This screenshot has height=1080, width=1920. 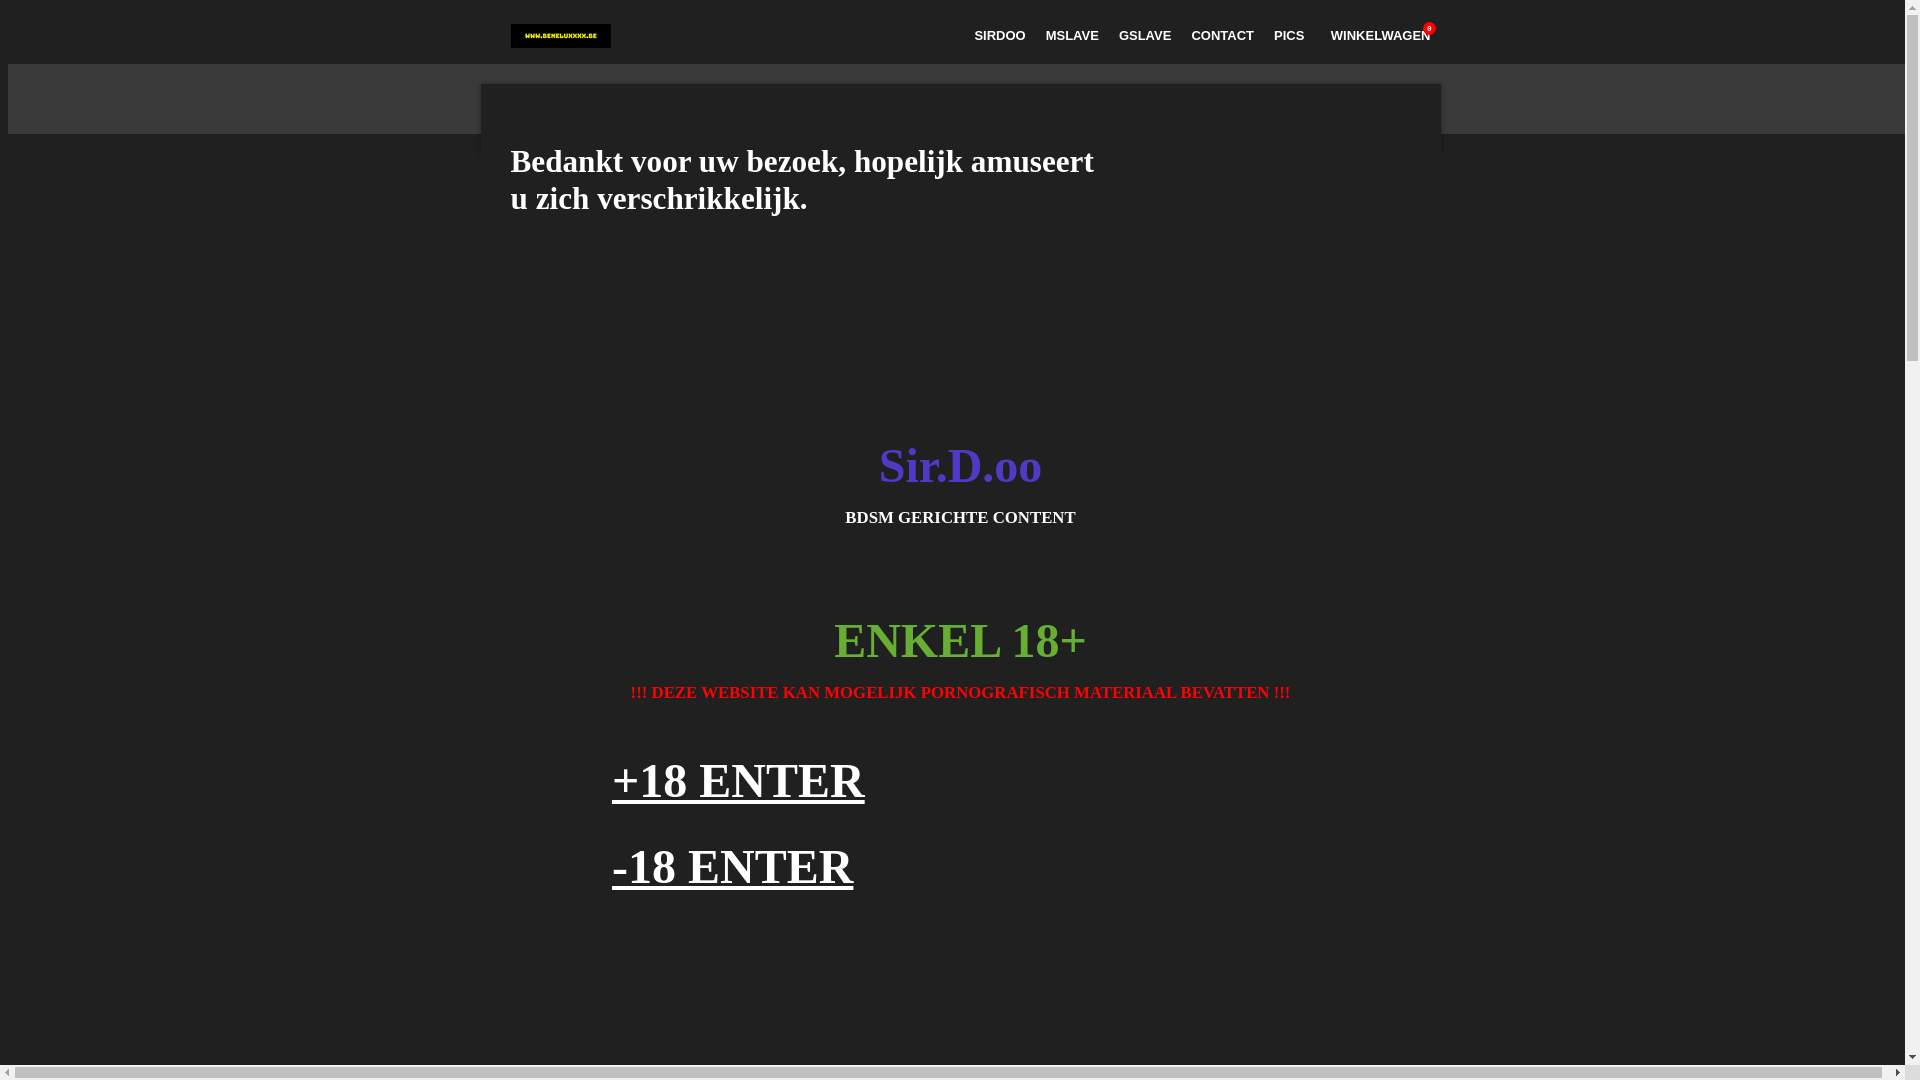 What do you see at coordinates (1071, 35) in the screenshot?
I see `'MSLAVE'` at bounding box center [1071, 35].